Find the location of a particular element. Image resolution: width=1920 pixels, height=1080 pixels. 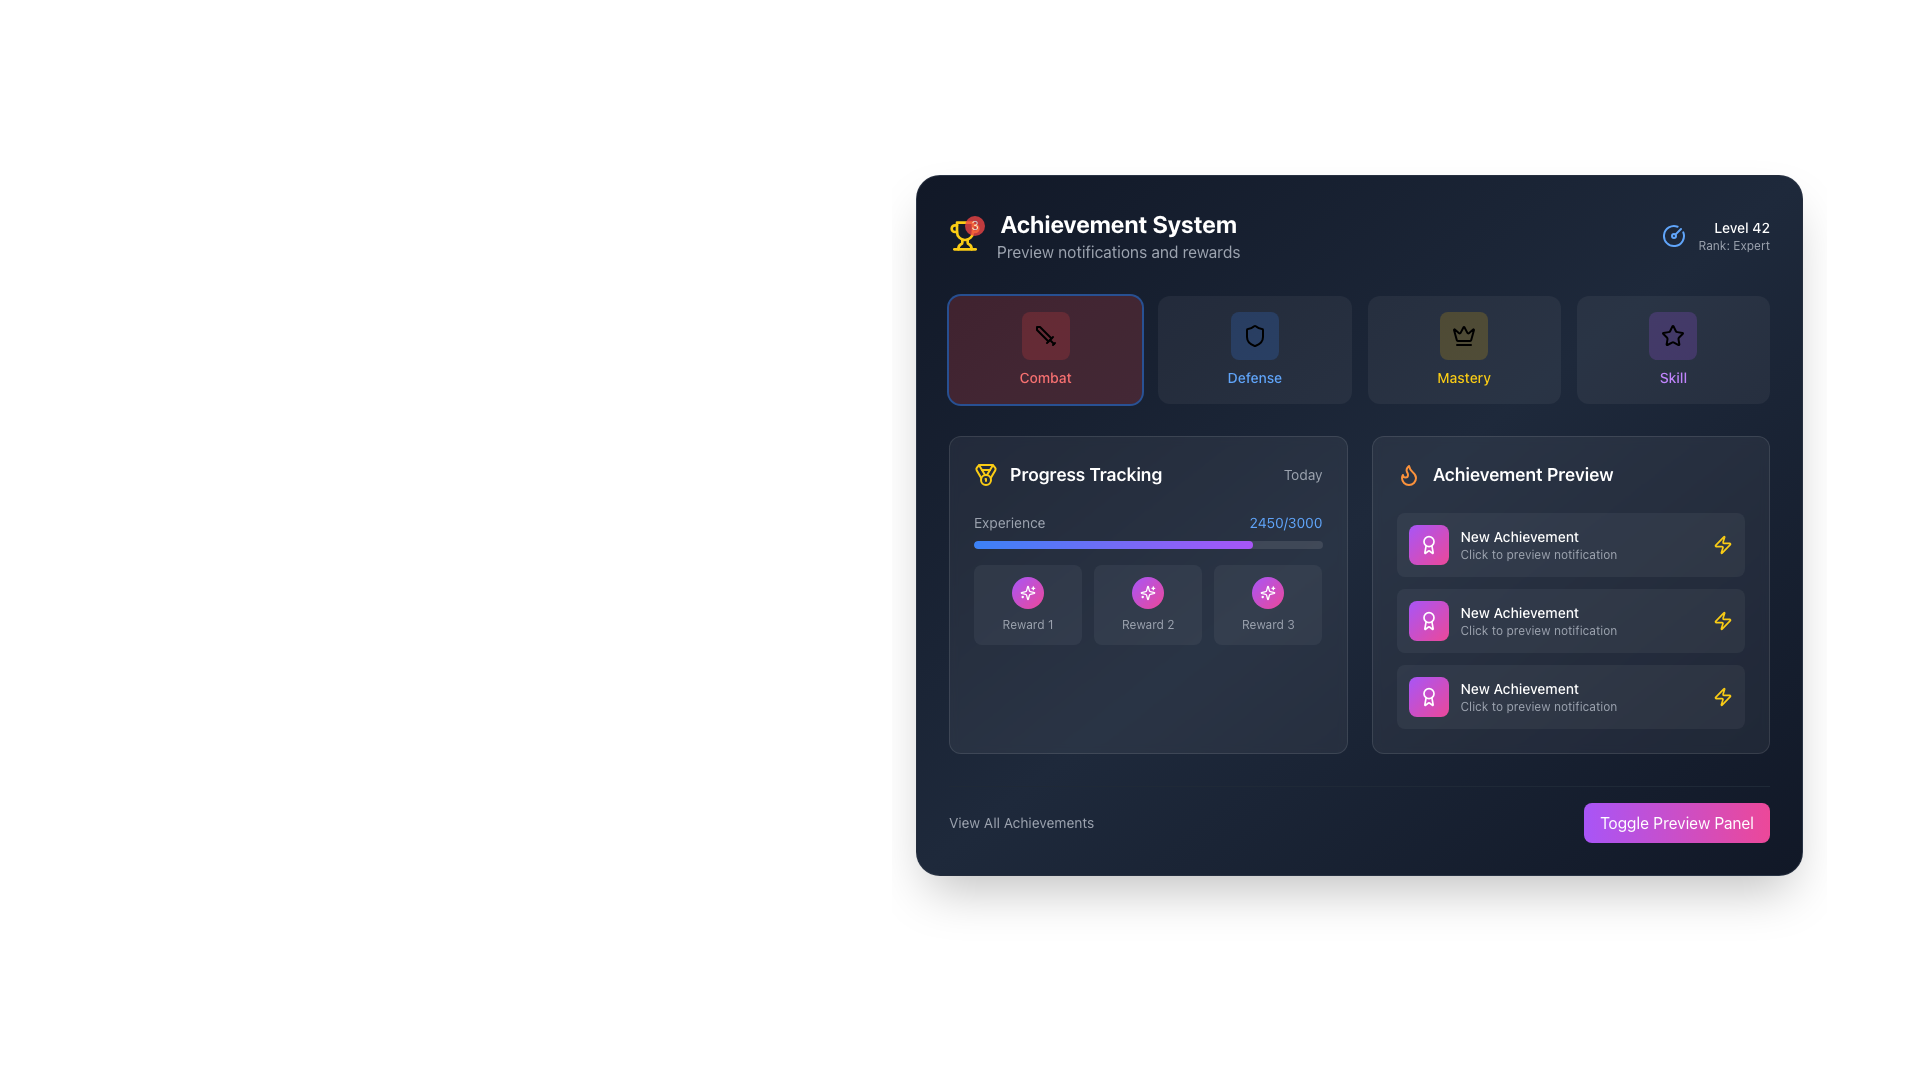

the 'Defense' button, which is a dark button with a shield icon and blue text, located between the 'Combat' and 'Mastery' buttons is located at coordinates (1253, 349).